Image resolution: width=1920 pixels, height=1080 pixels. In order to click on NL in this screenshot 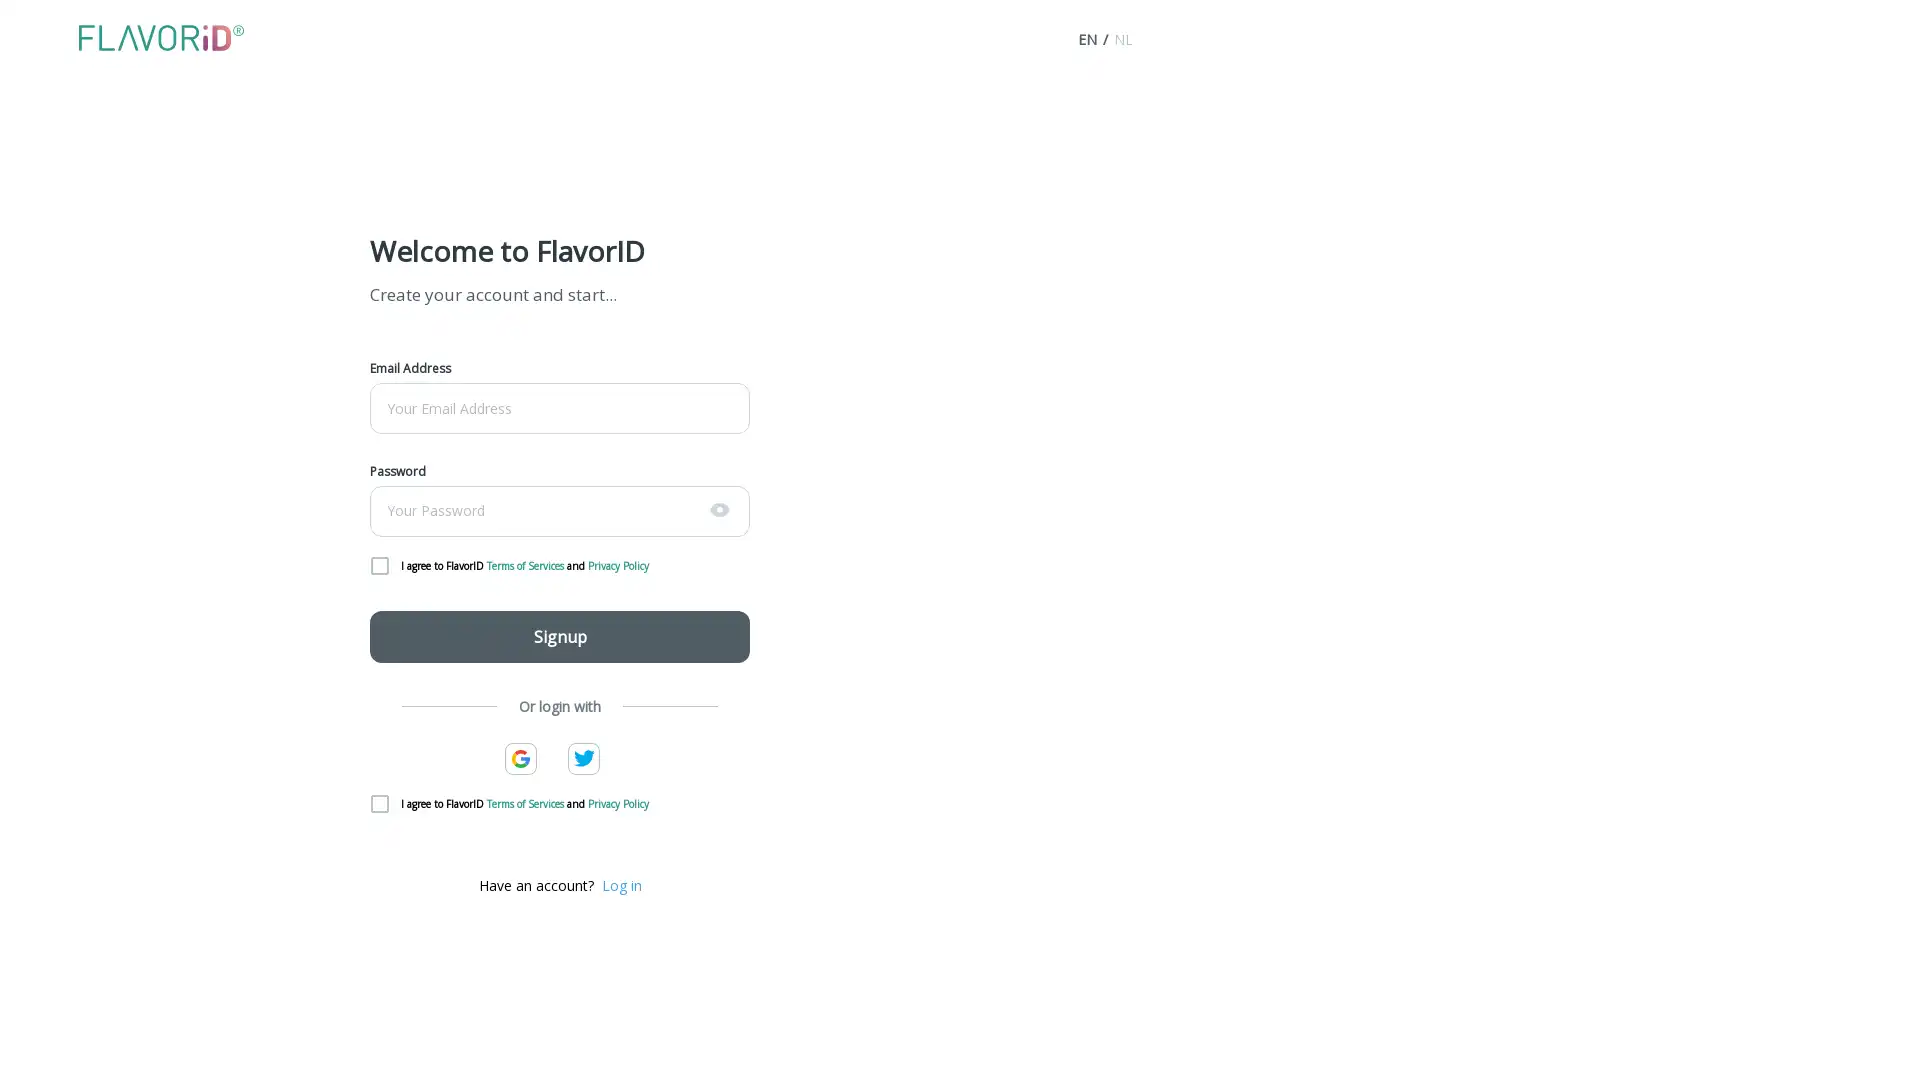, I will do `click(1122, 39)`.